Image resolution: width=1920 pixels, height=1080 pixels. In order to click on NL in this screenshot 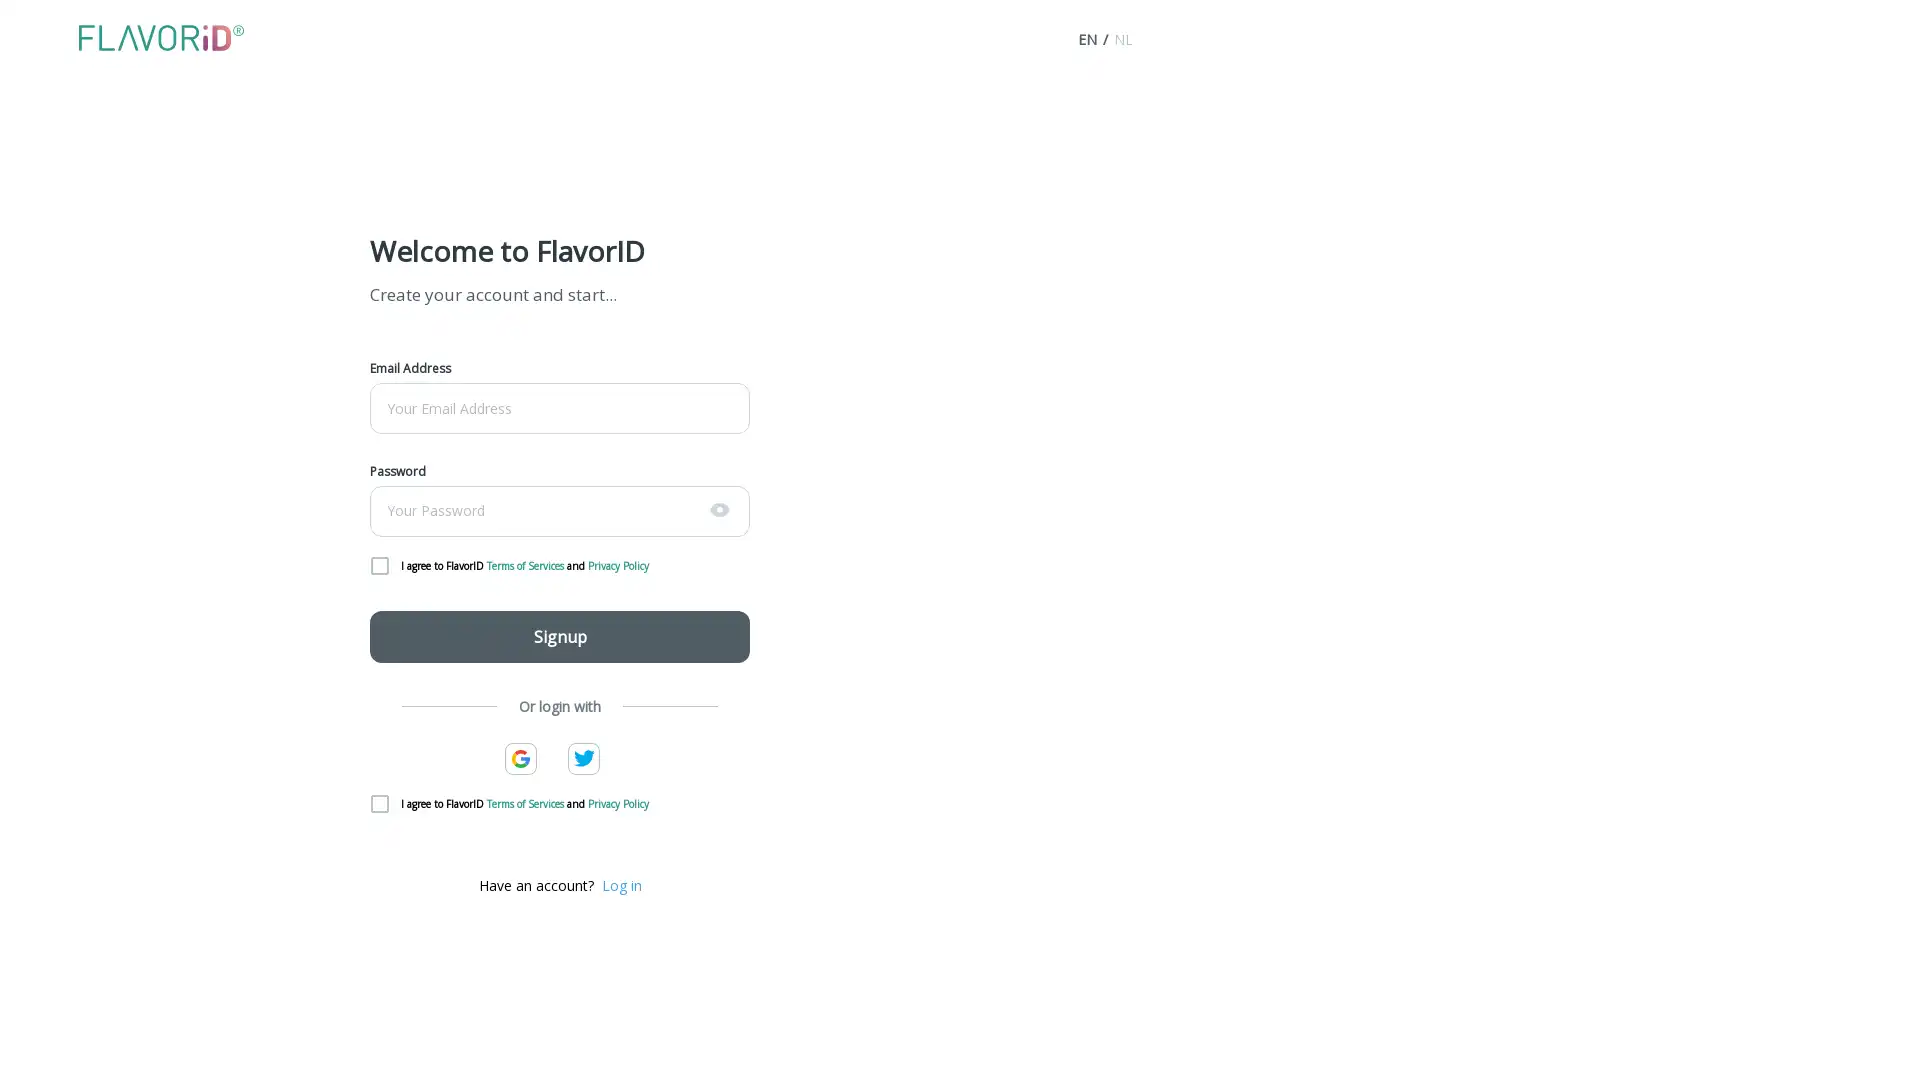, I will do `click(1122, 39)`.